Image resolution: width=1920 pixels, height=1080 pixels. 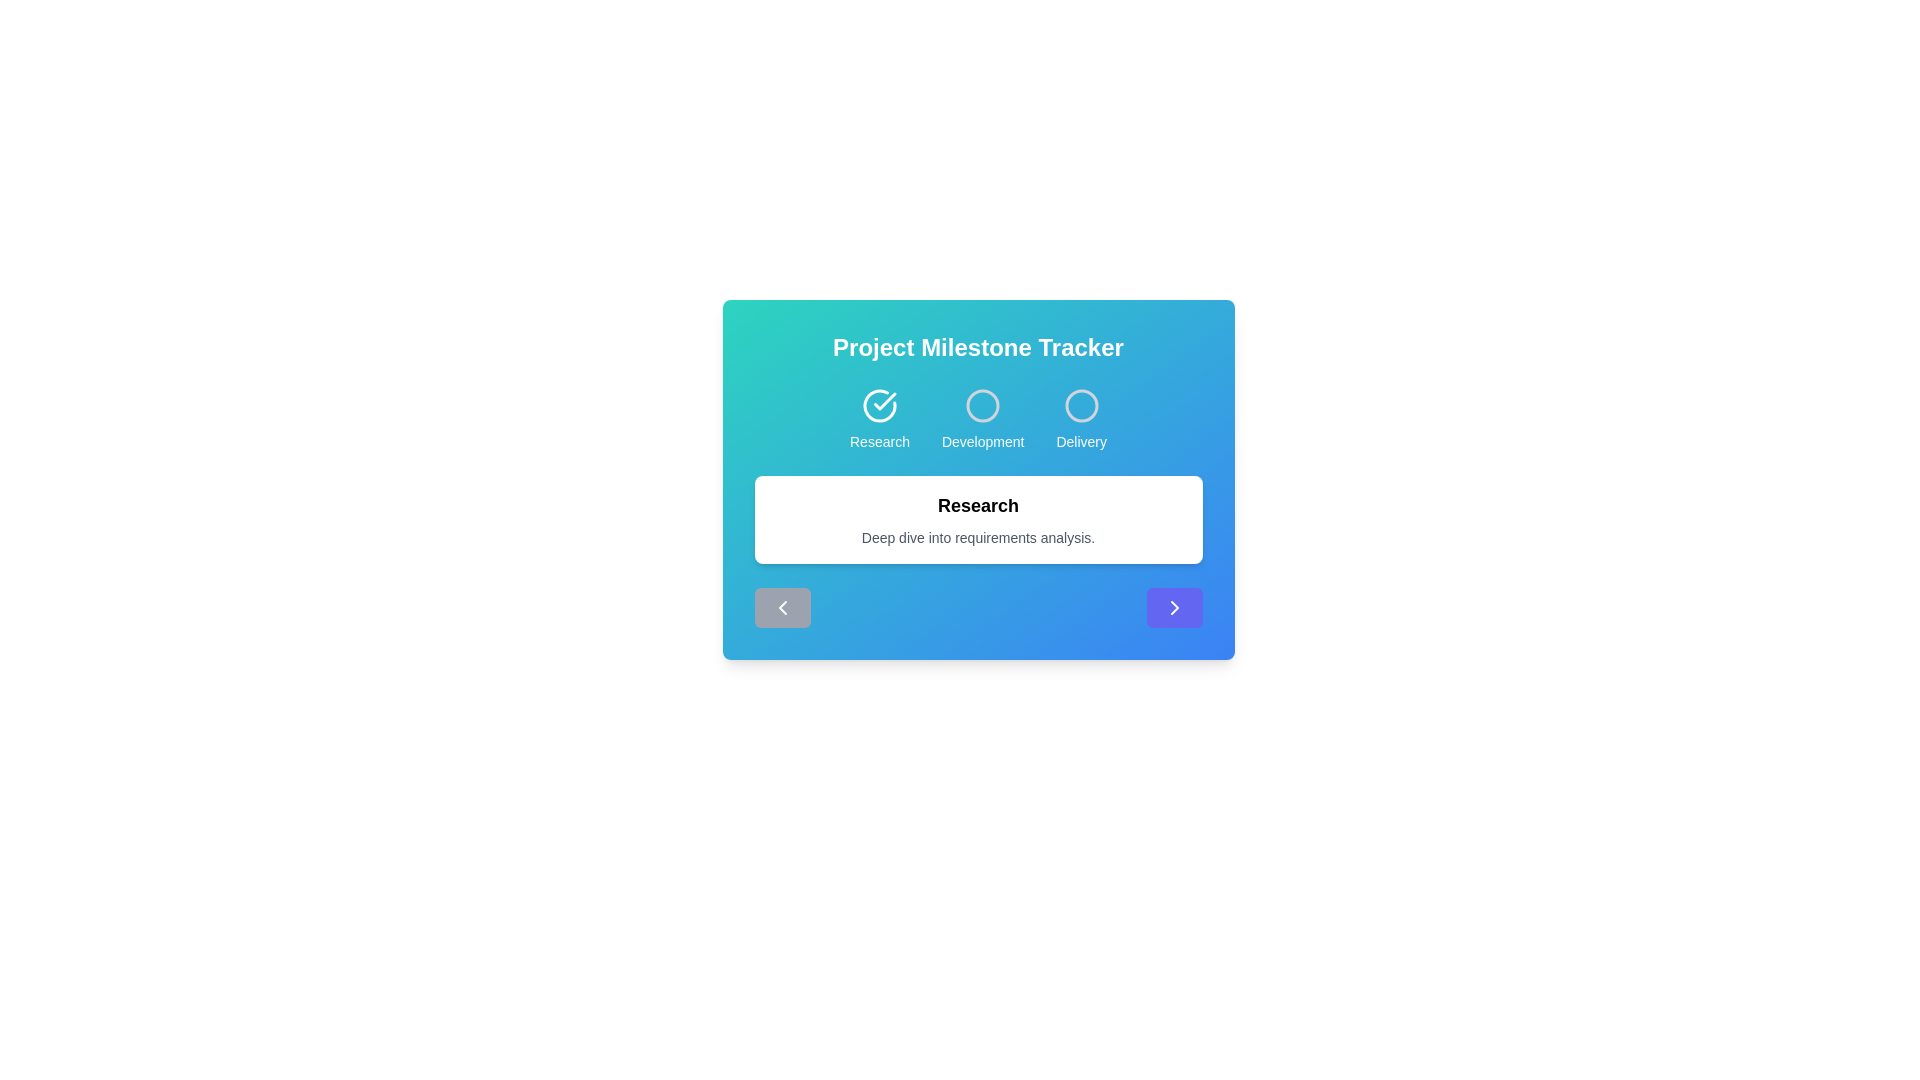 What do you see at coordinates (983, 405) in the screenshot?
I see `the inner circle of the 'Development' icon in the milestone tracker system, which is the second icon in a row of three under the 'Project Milestone Tracker' heading` at bounding box center [983, 405].